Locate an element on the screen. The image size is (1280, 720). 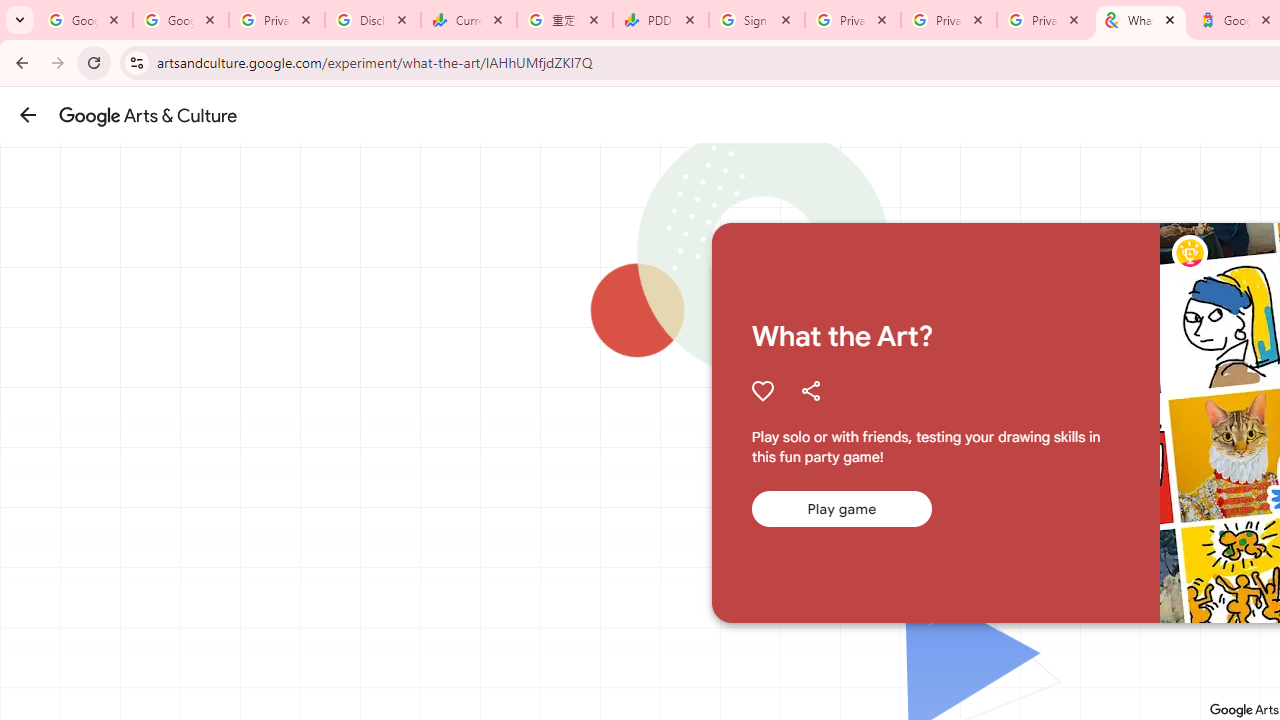
'Currencies - Google Finance' is located at coordinates (468, 20).